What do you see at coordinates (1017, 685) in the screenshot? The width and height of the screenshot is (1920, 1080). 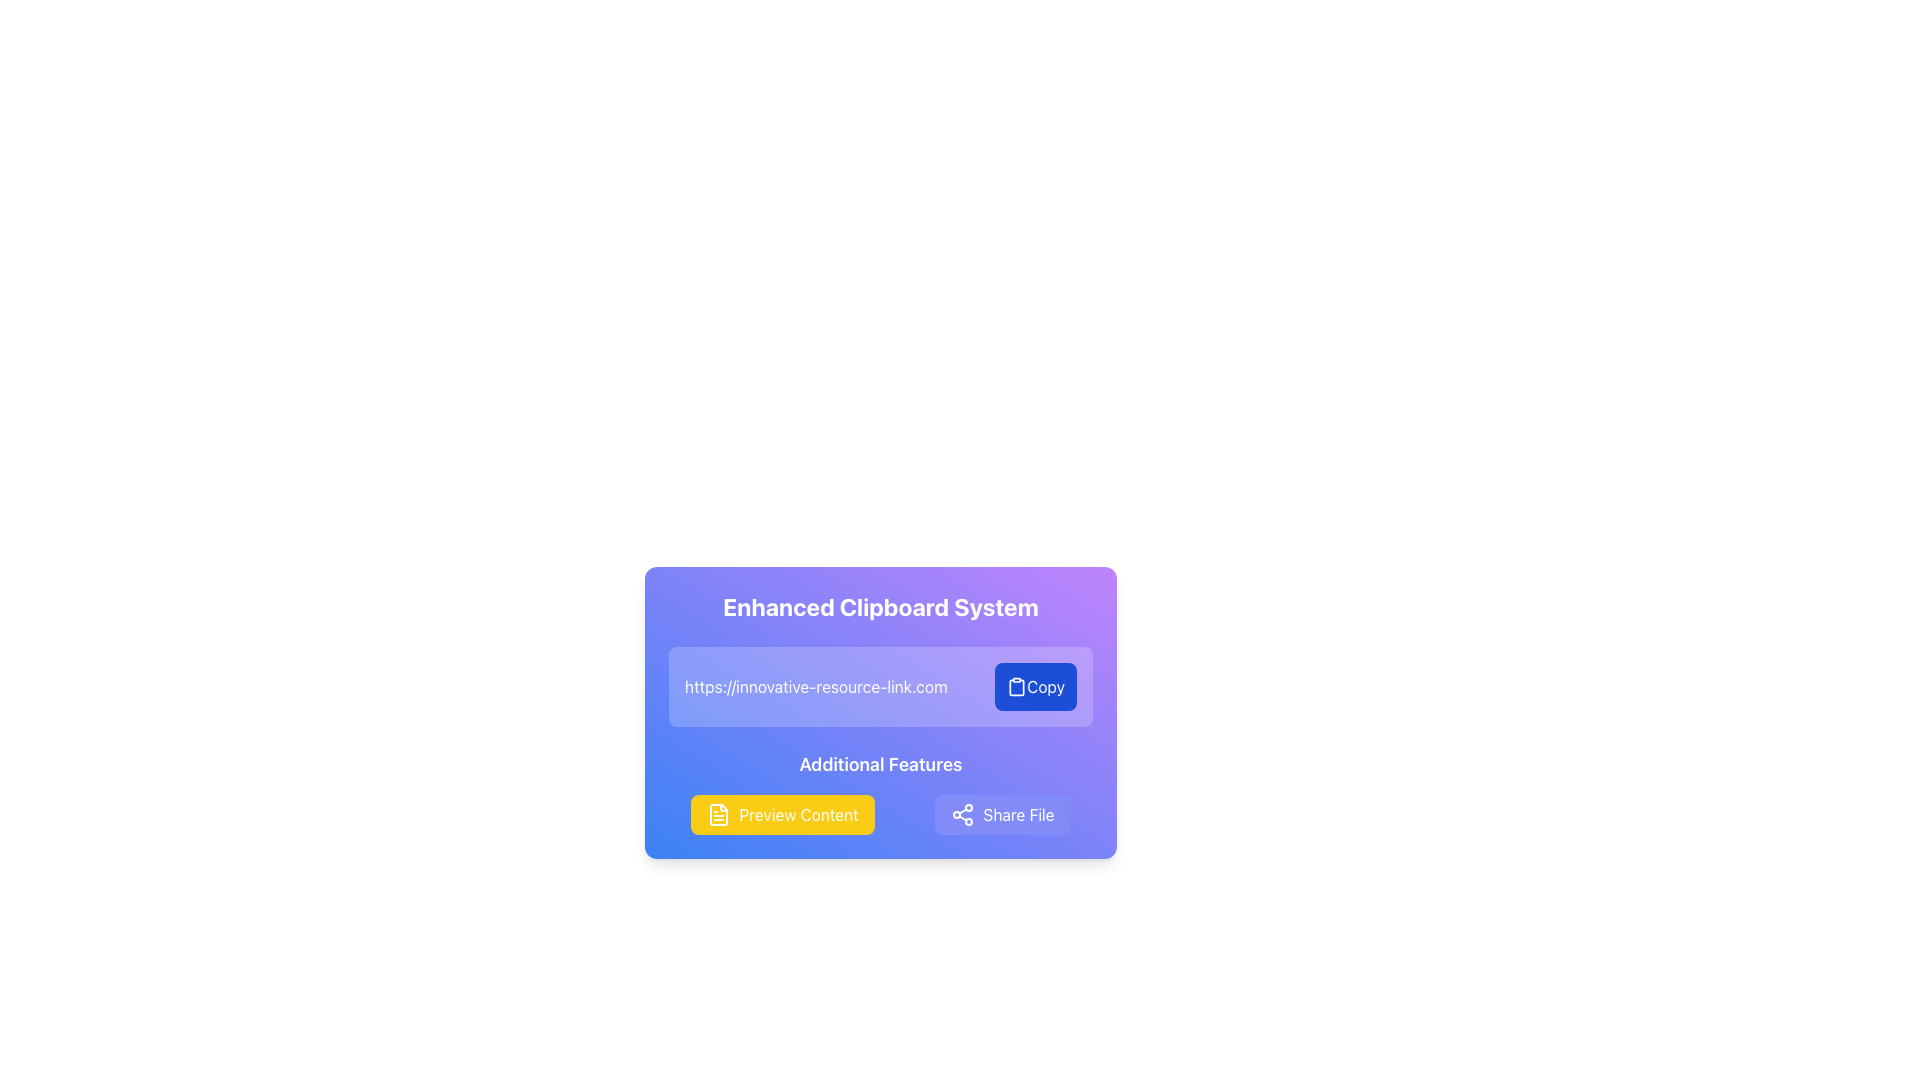 I see `the clipboard icon within the blue 'Copy' button, which is located to the right of the hyperlink and above the 'Additional Features' section` at bounding box center [1017, 685].